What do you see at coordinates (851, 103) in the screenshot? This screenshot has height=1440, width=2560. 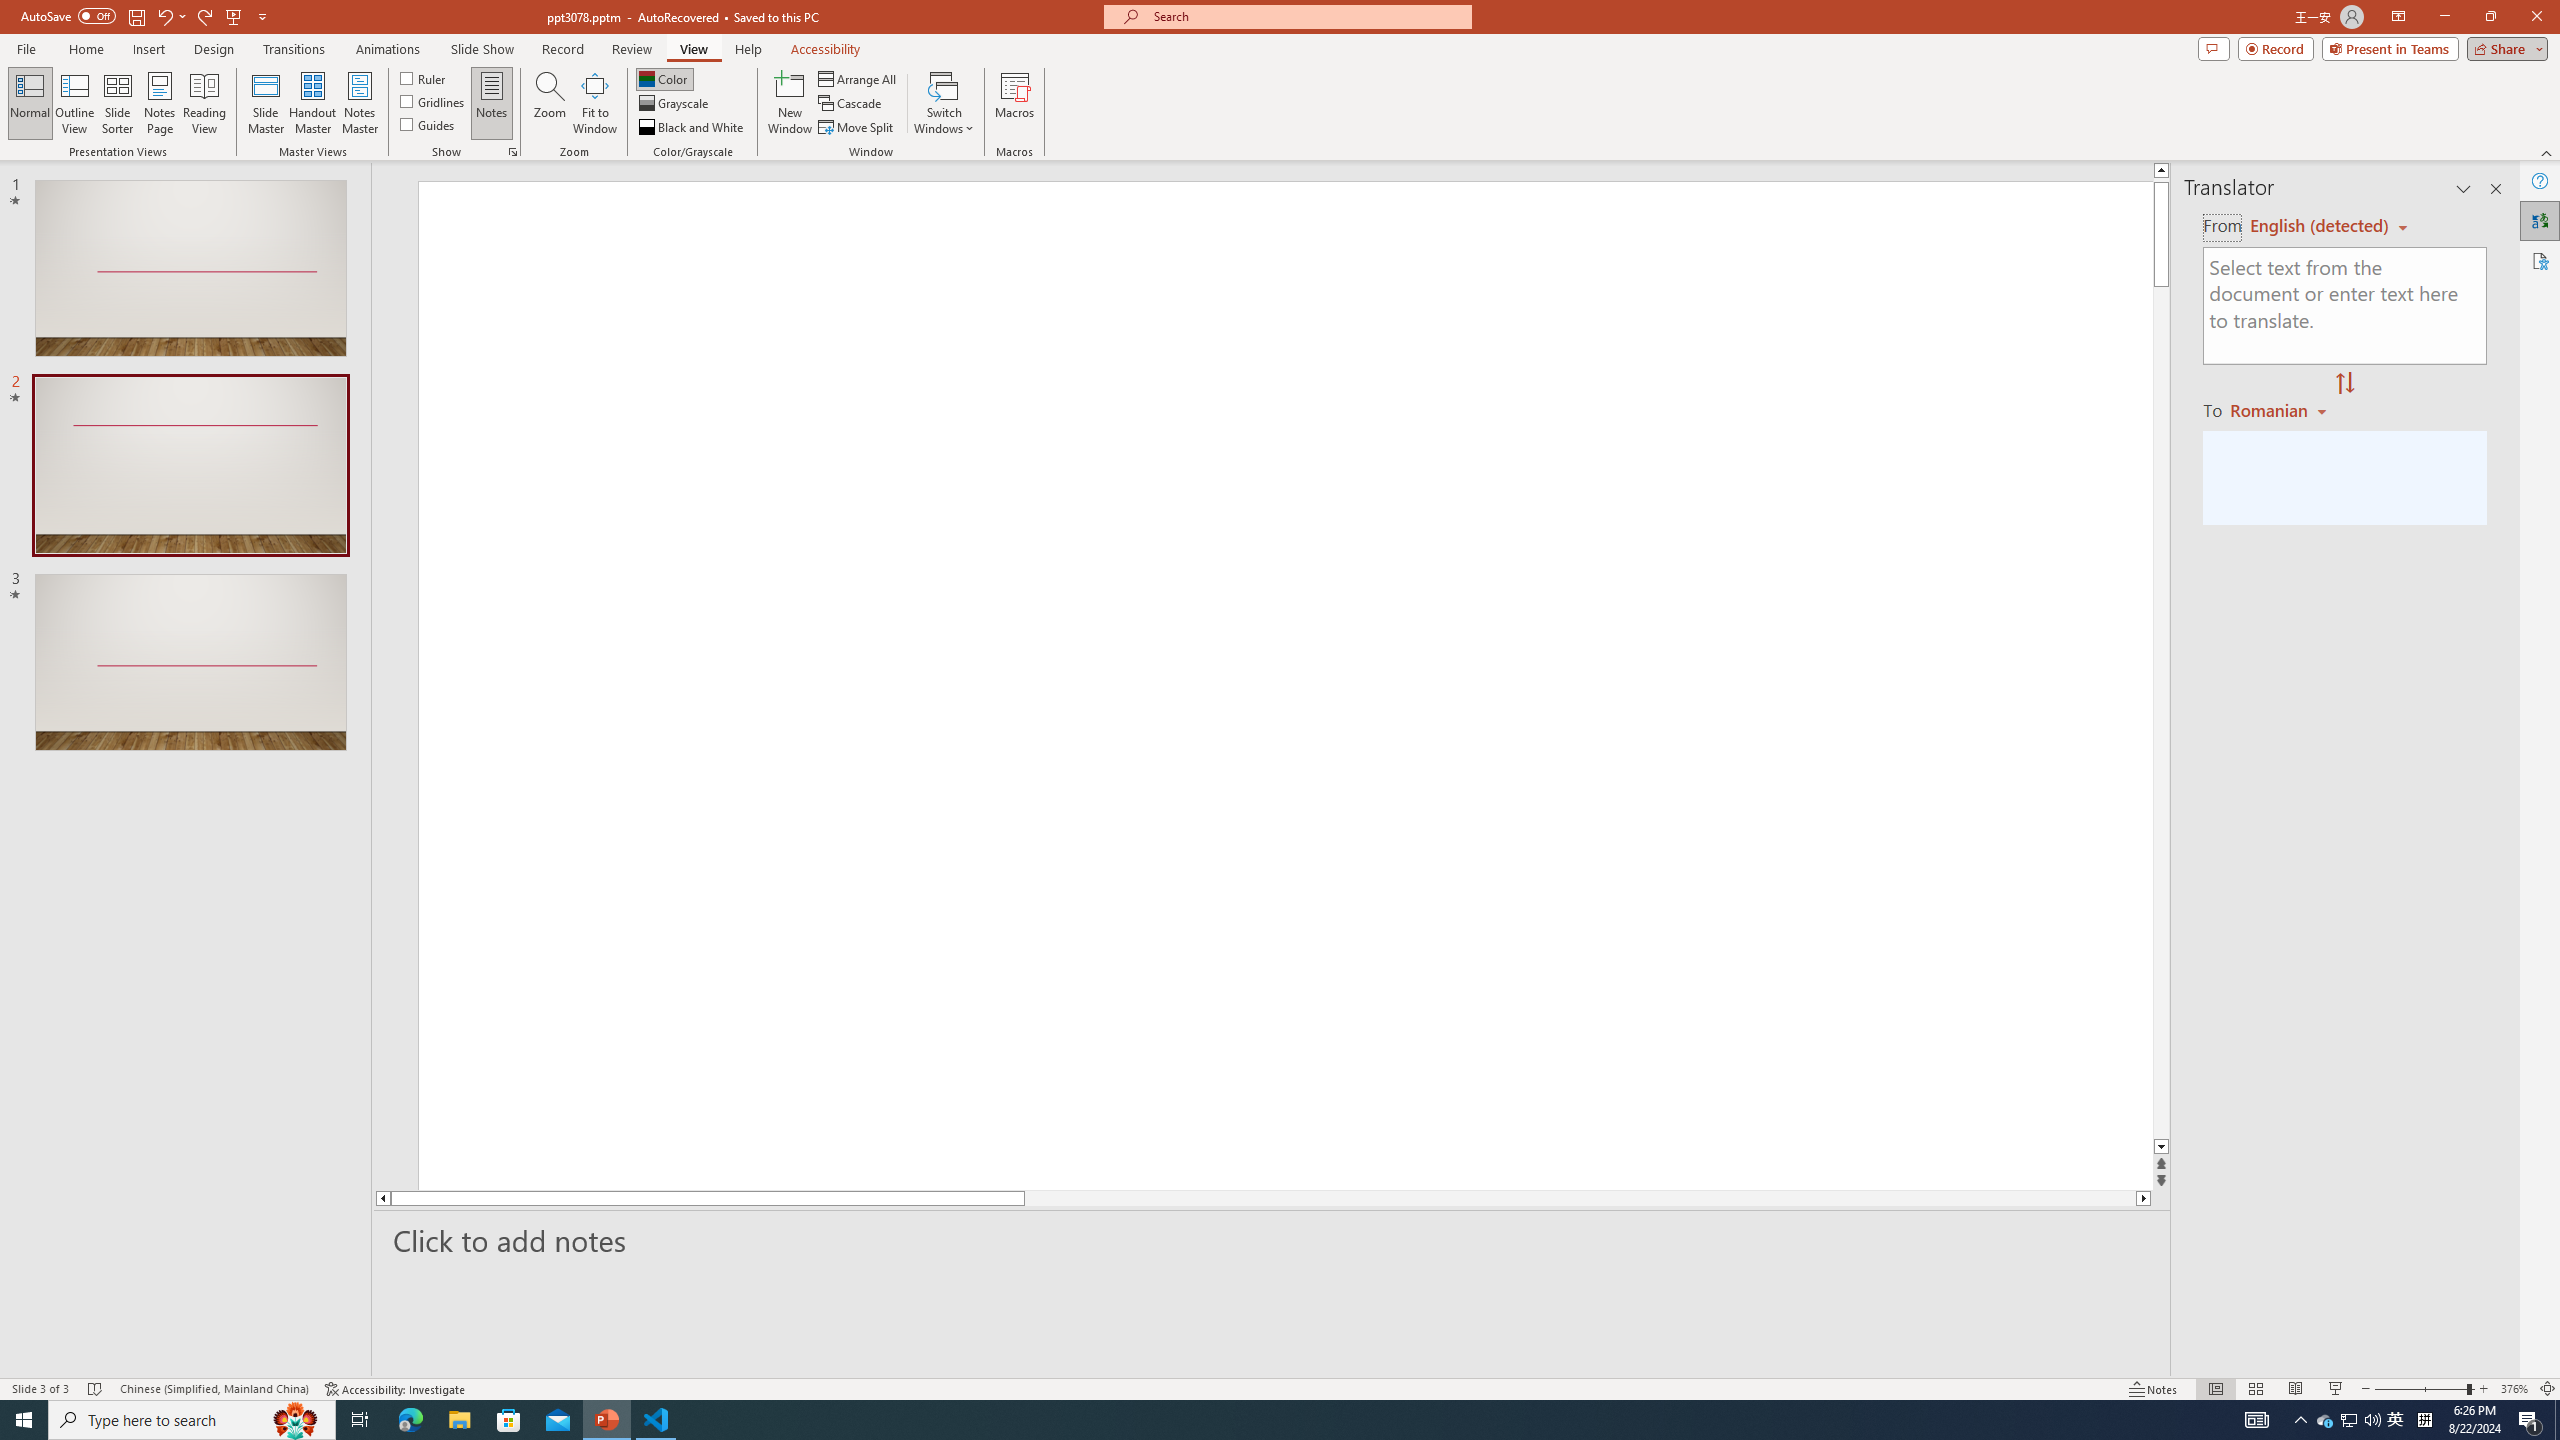 I see `'Cascade'` at bounding box center [851, 103].